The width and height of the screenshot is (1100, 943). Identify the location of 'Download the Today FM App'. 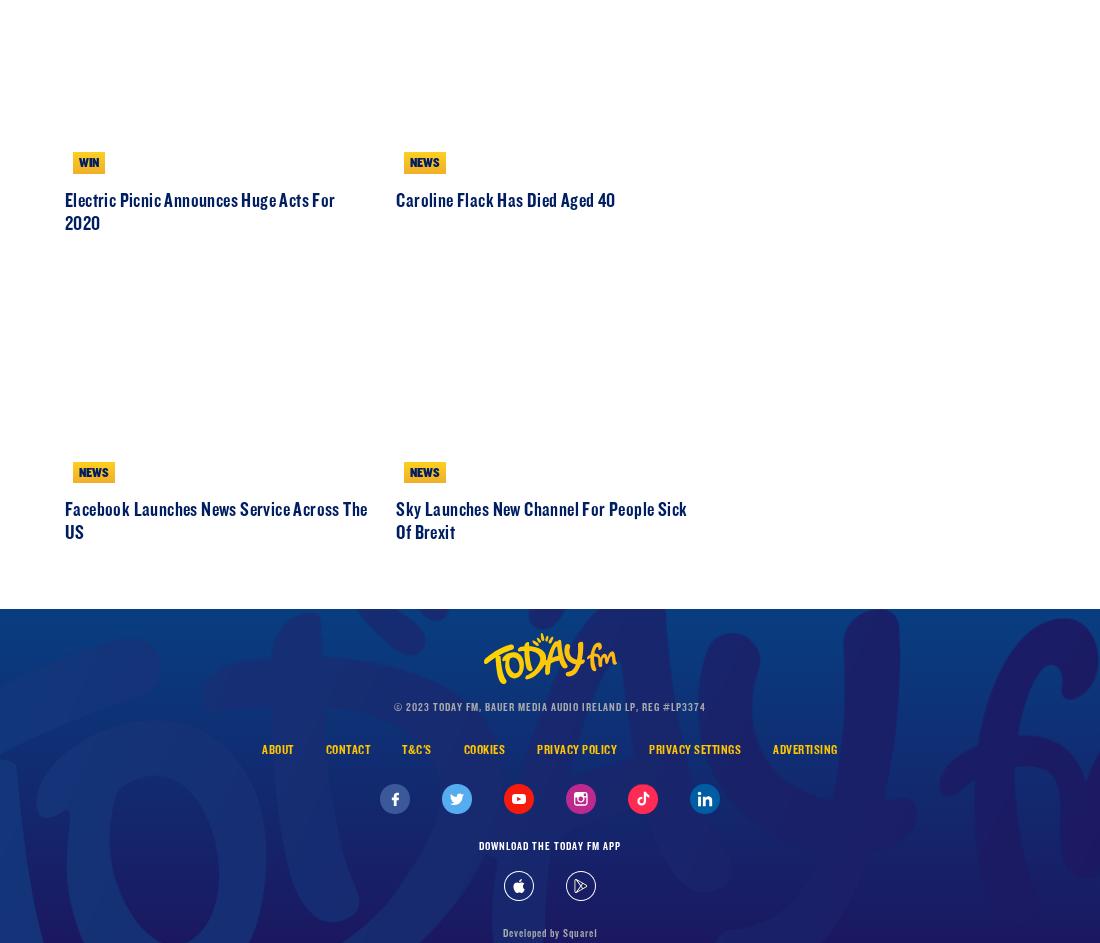
(550, 928).